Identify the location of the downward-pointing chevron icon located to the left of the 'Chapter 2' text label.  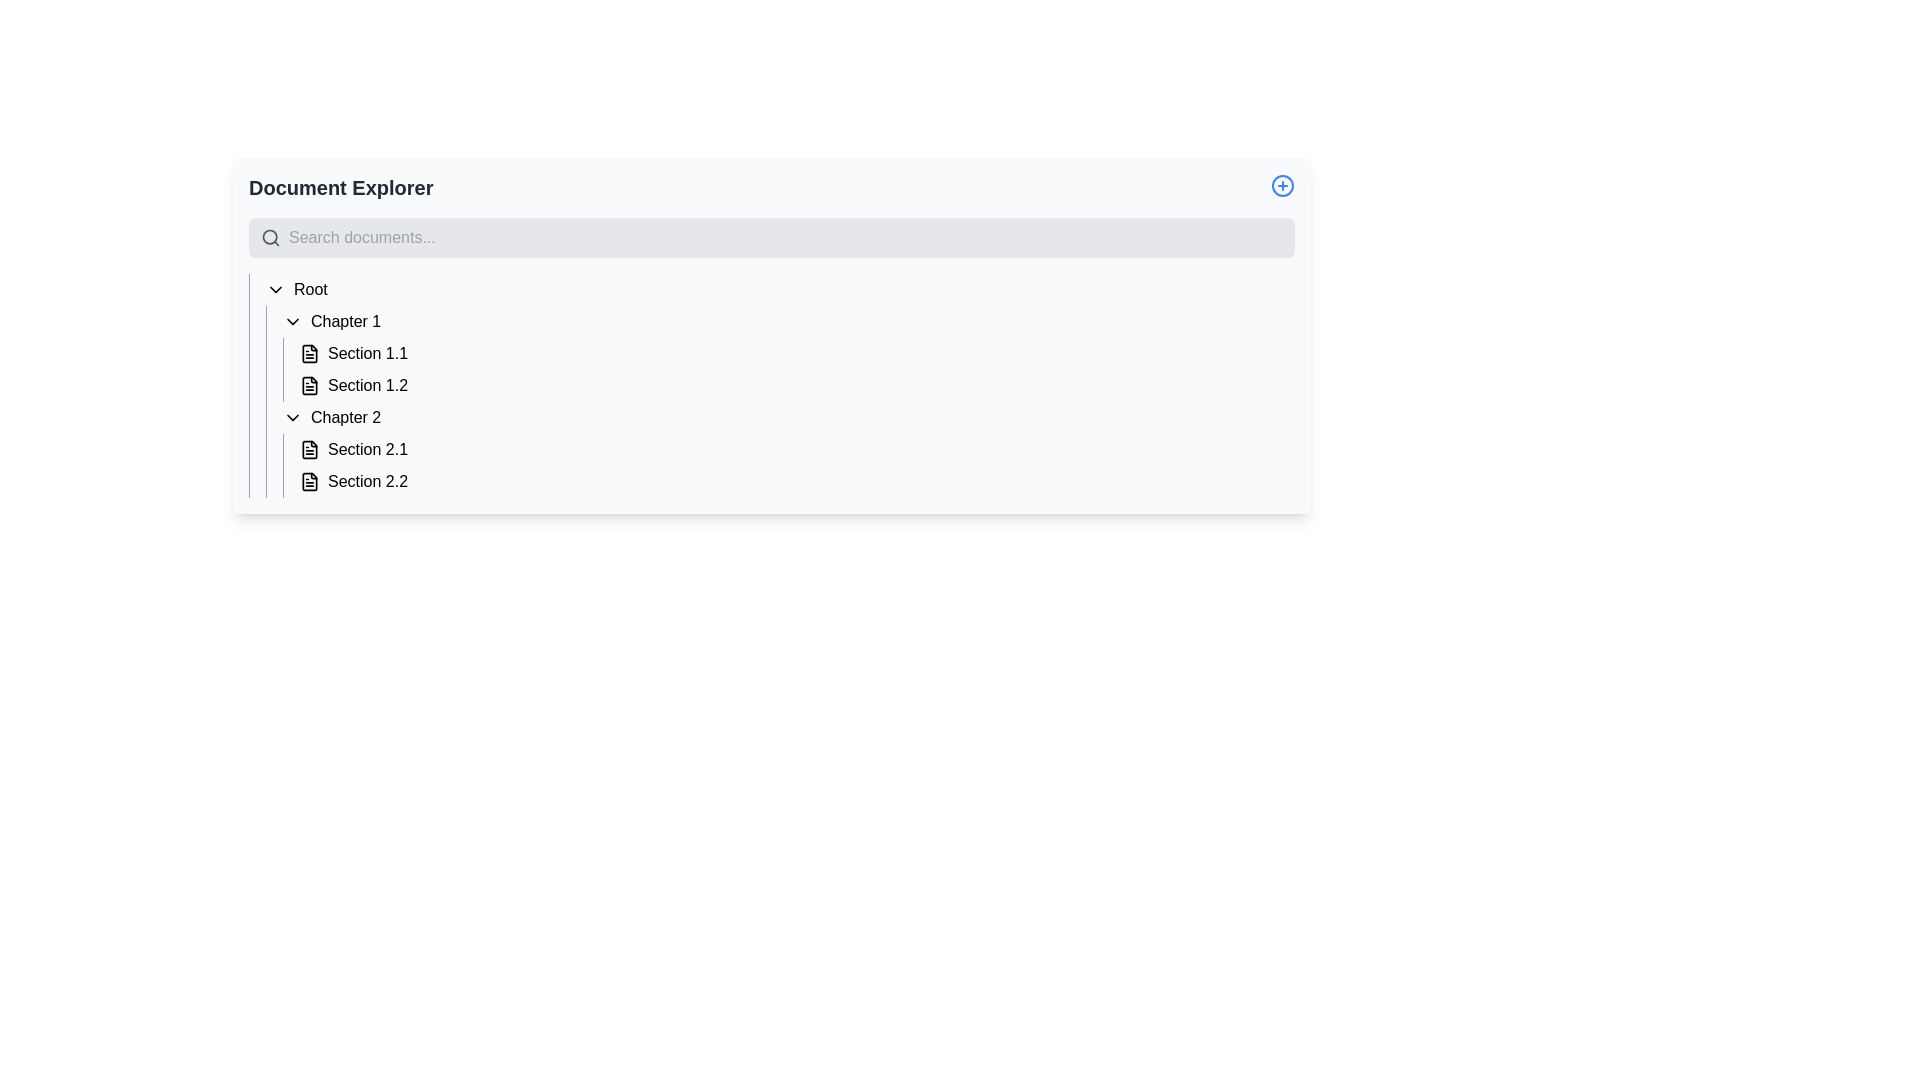
(291, 416).